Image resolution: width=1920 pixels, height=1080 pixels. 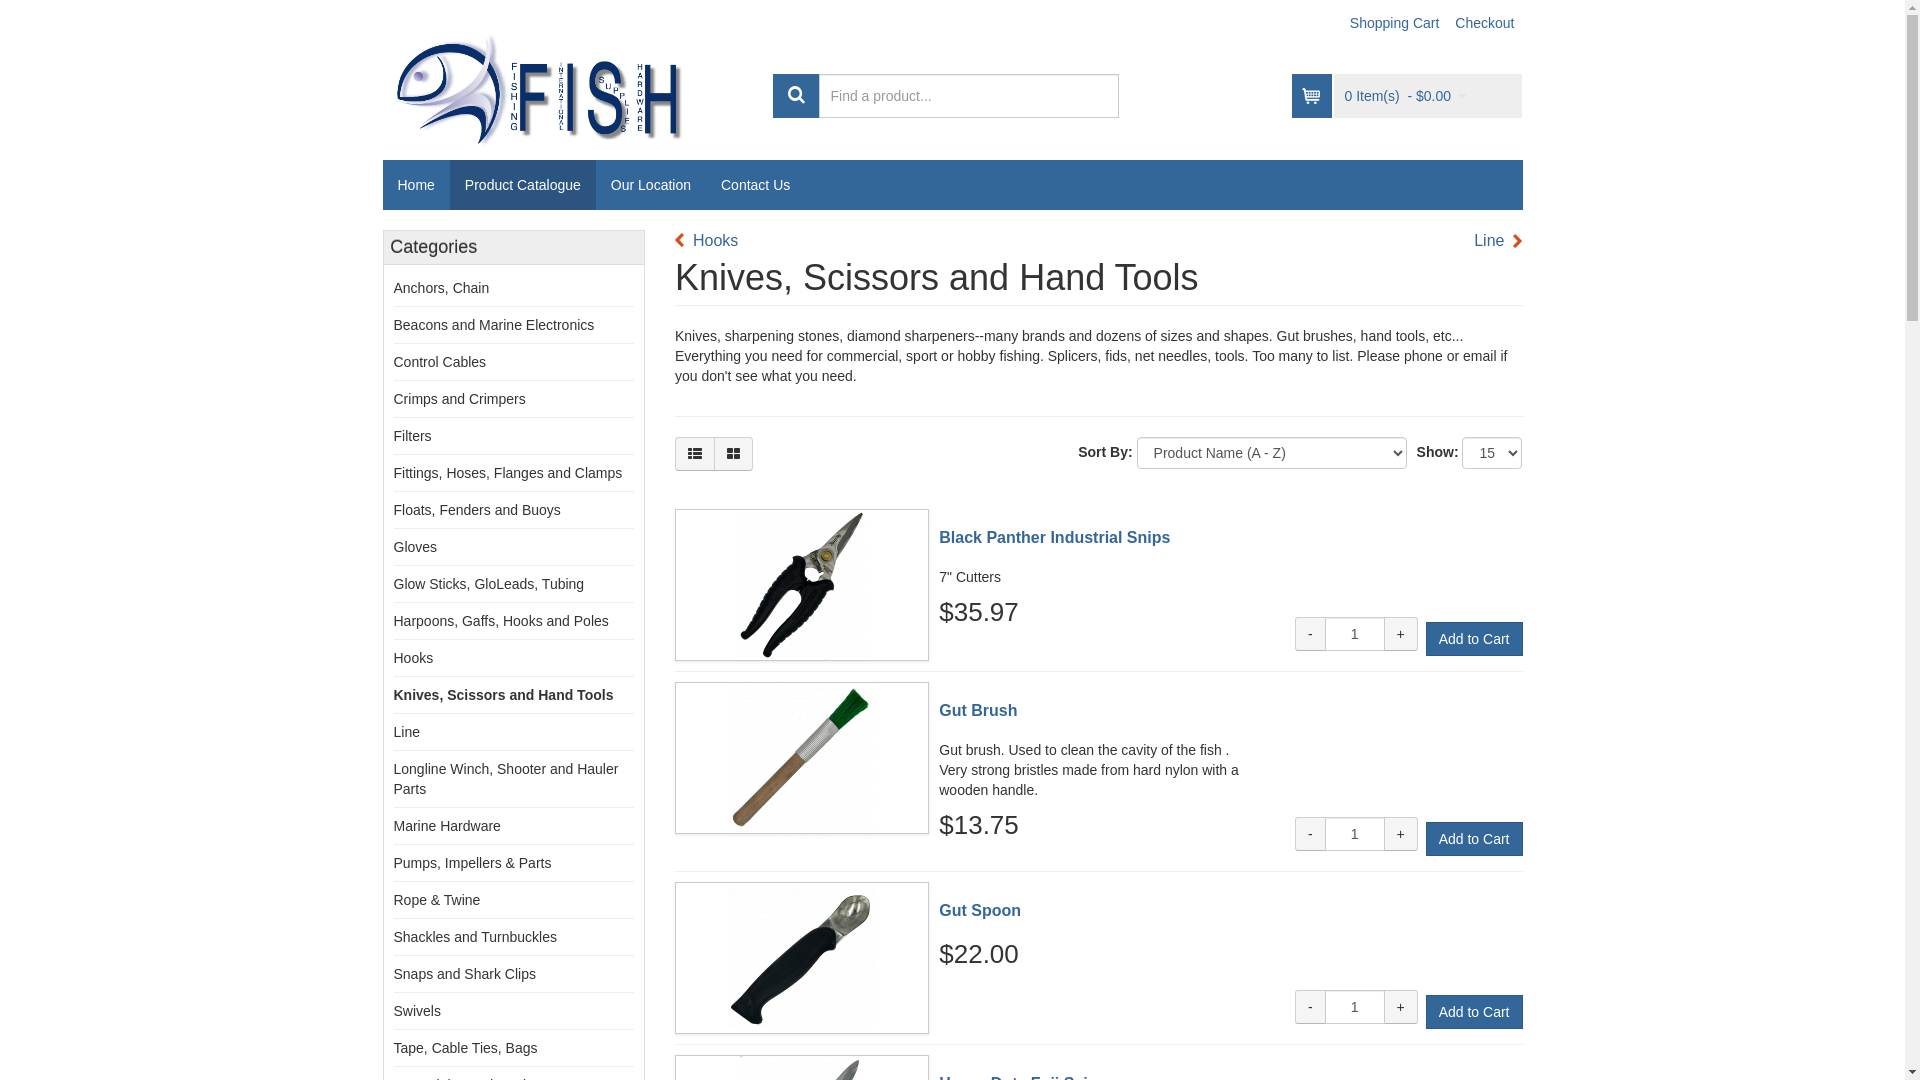 What do you see at coordinates (1424, 1011) in the screenshot?
I see `'Add to Cart'` at bounding box center [1424, 1011].